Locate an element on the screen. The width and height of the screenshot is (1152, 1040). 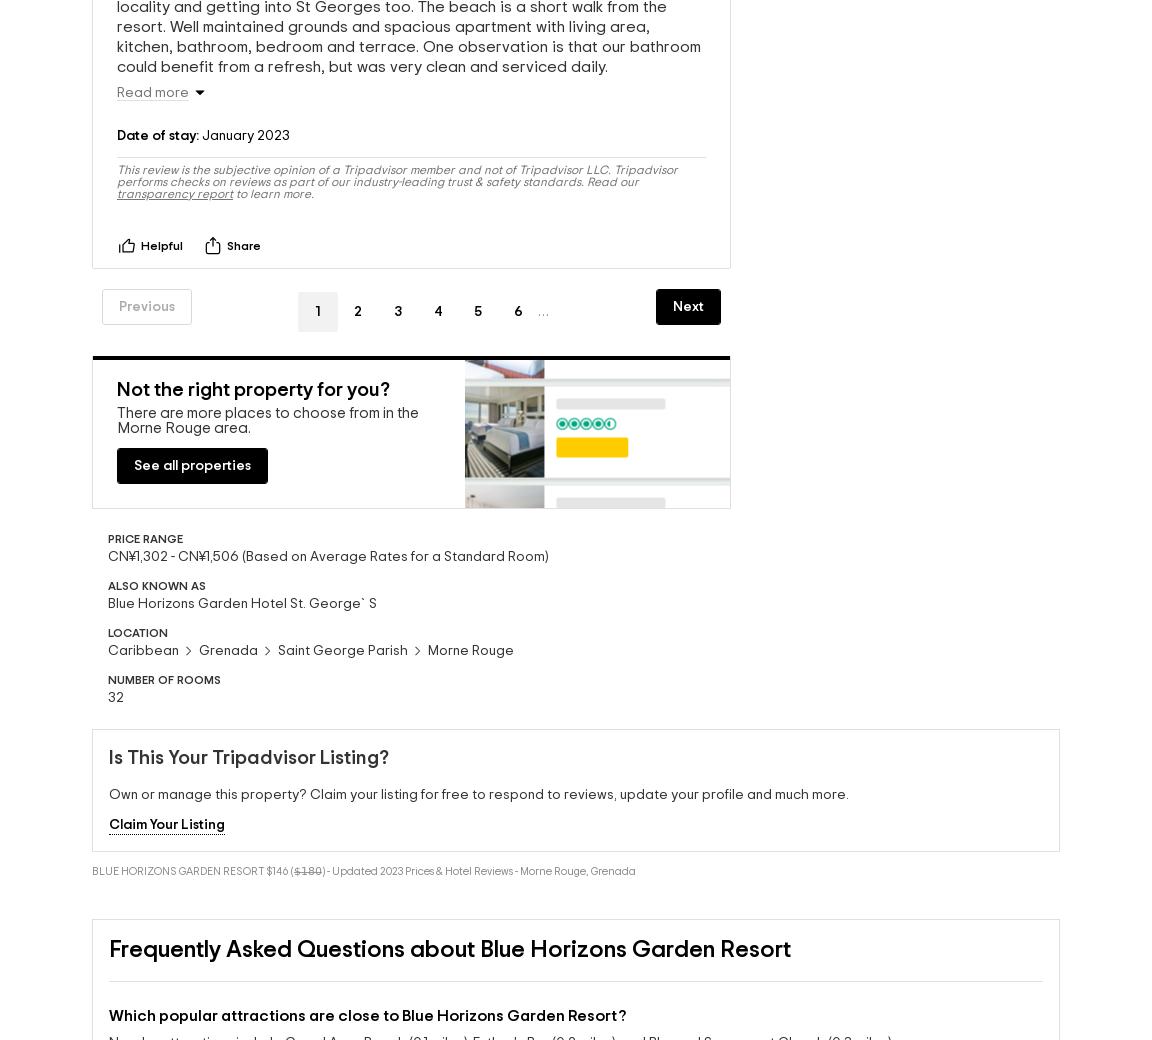
'area.' is located at coordinates (230, 433).